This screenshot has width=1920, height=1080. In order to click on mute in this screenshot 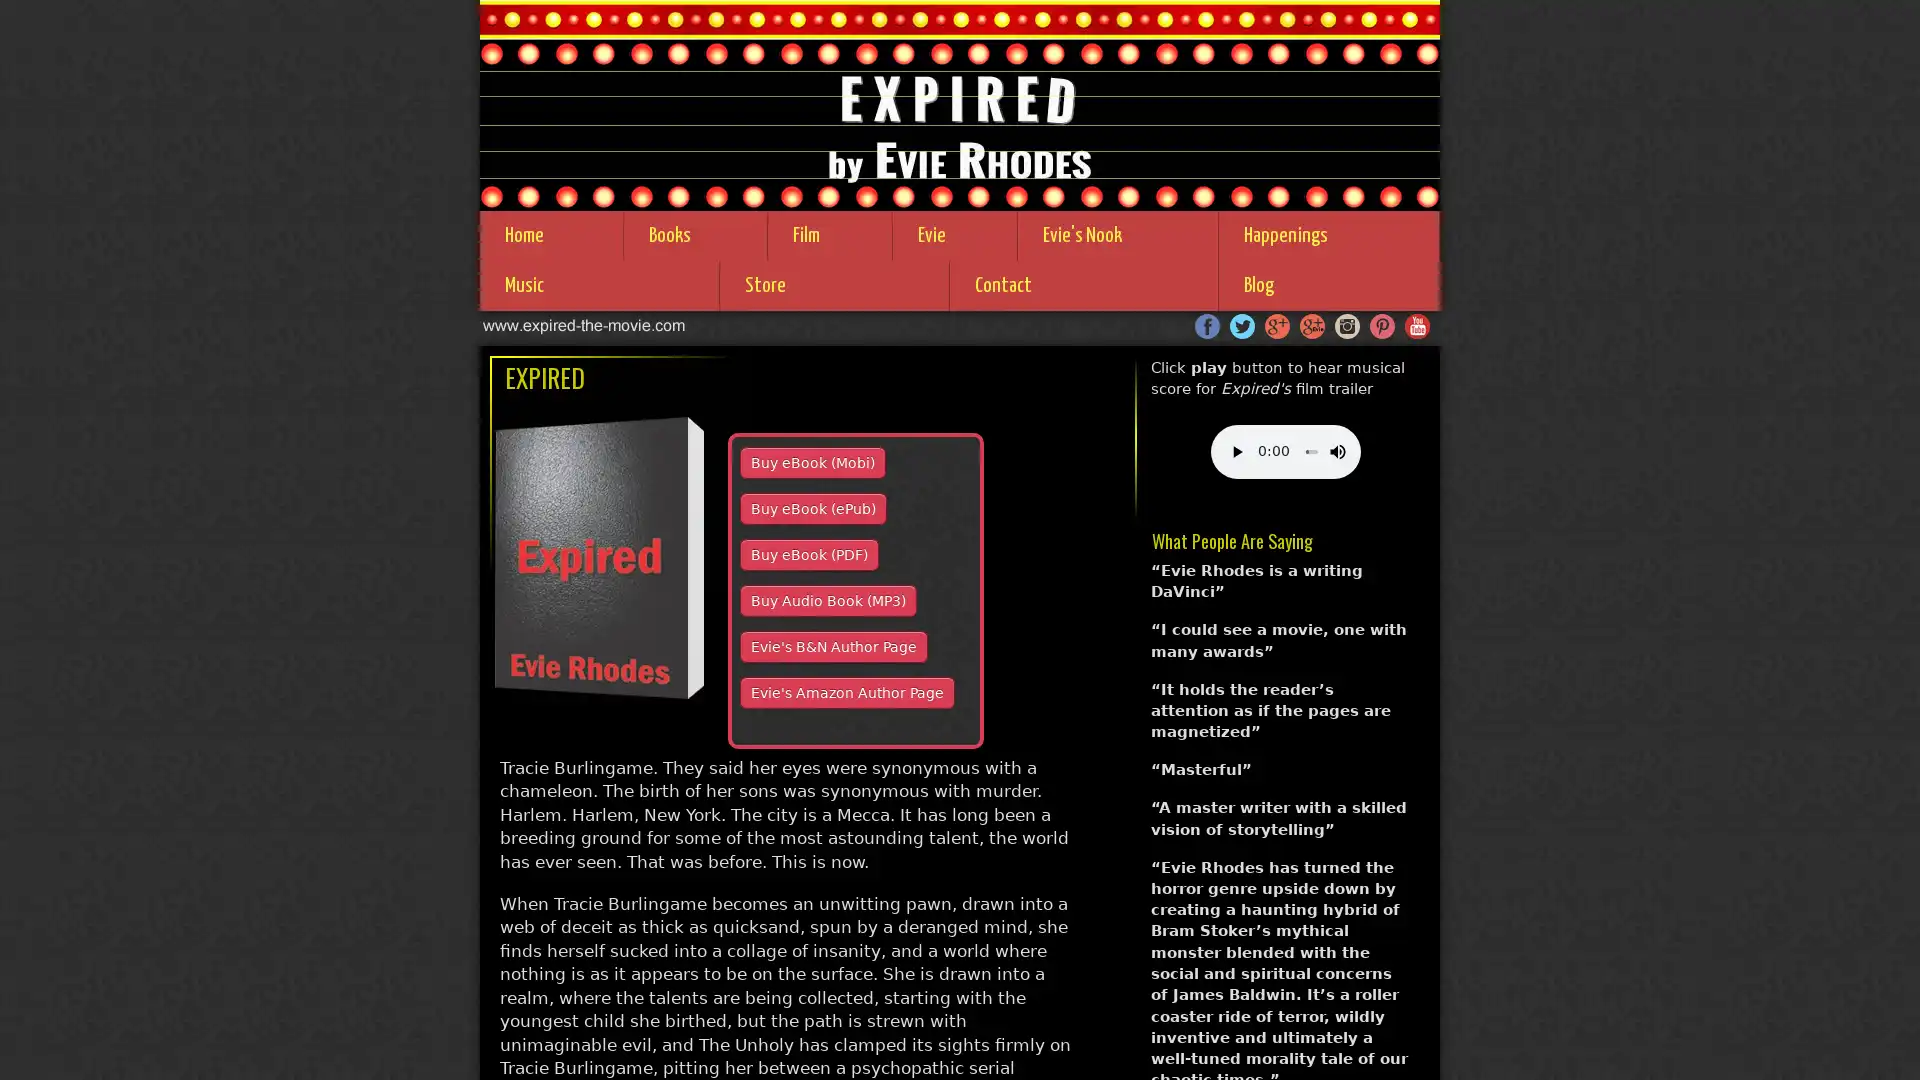, I will do `click(1301, 451)`.